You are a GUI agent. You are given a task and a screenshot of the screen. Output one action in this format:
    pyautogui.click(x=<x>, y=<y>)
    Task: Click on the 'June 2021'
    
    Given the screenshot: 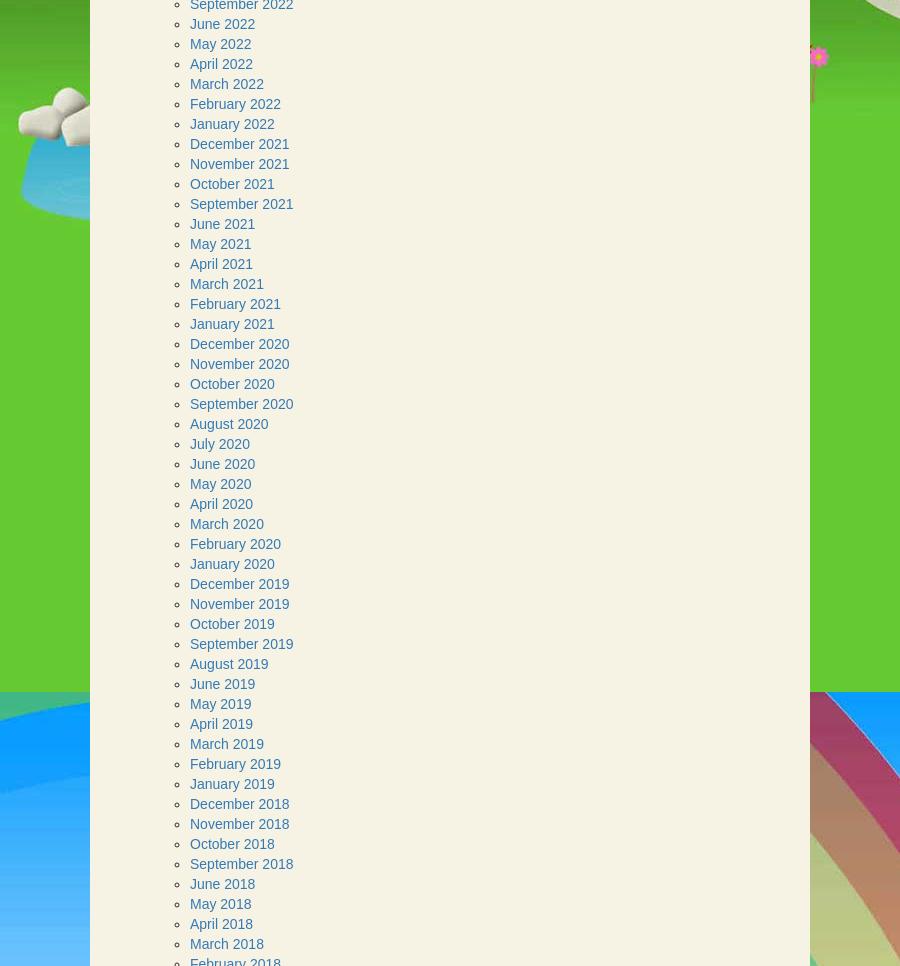 What is the action you would take?
    pyautogui.click(x=222, y=223)
    